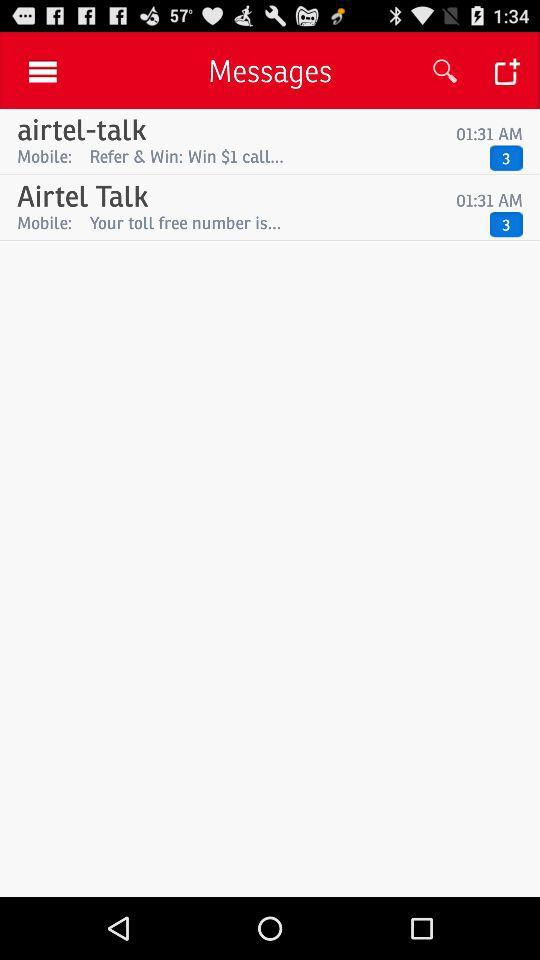 The height and width of the screenshot is (960, 540). Describe the element at coordinates (284, 155) in the screenshot. I see `app next to the mobile: app` at that location.